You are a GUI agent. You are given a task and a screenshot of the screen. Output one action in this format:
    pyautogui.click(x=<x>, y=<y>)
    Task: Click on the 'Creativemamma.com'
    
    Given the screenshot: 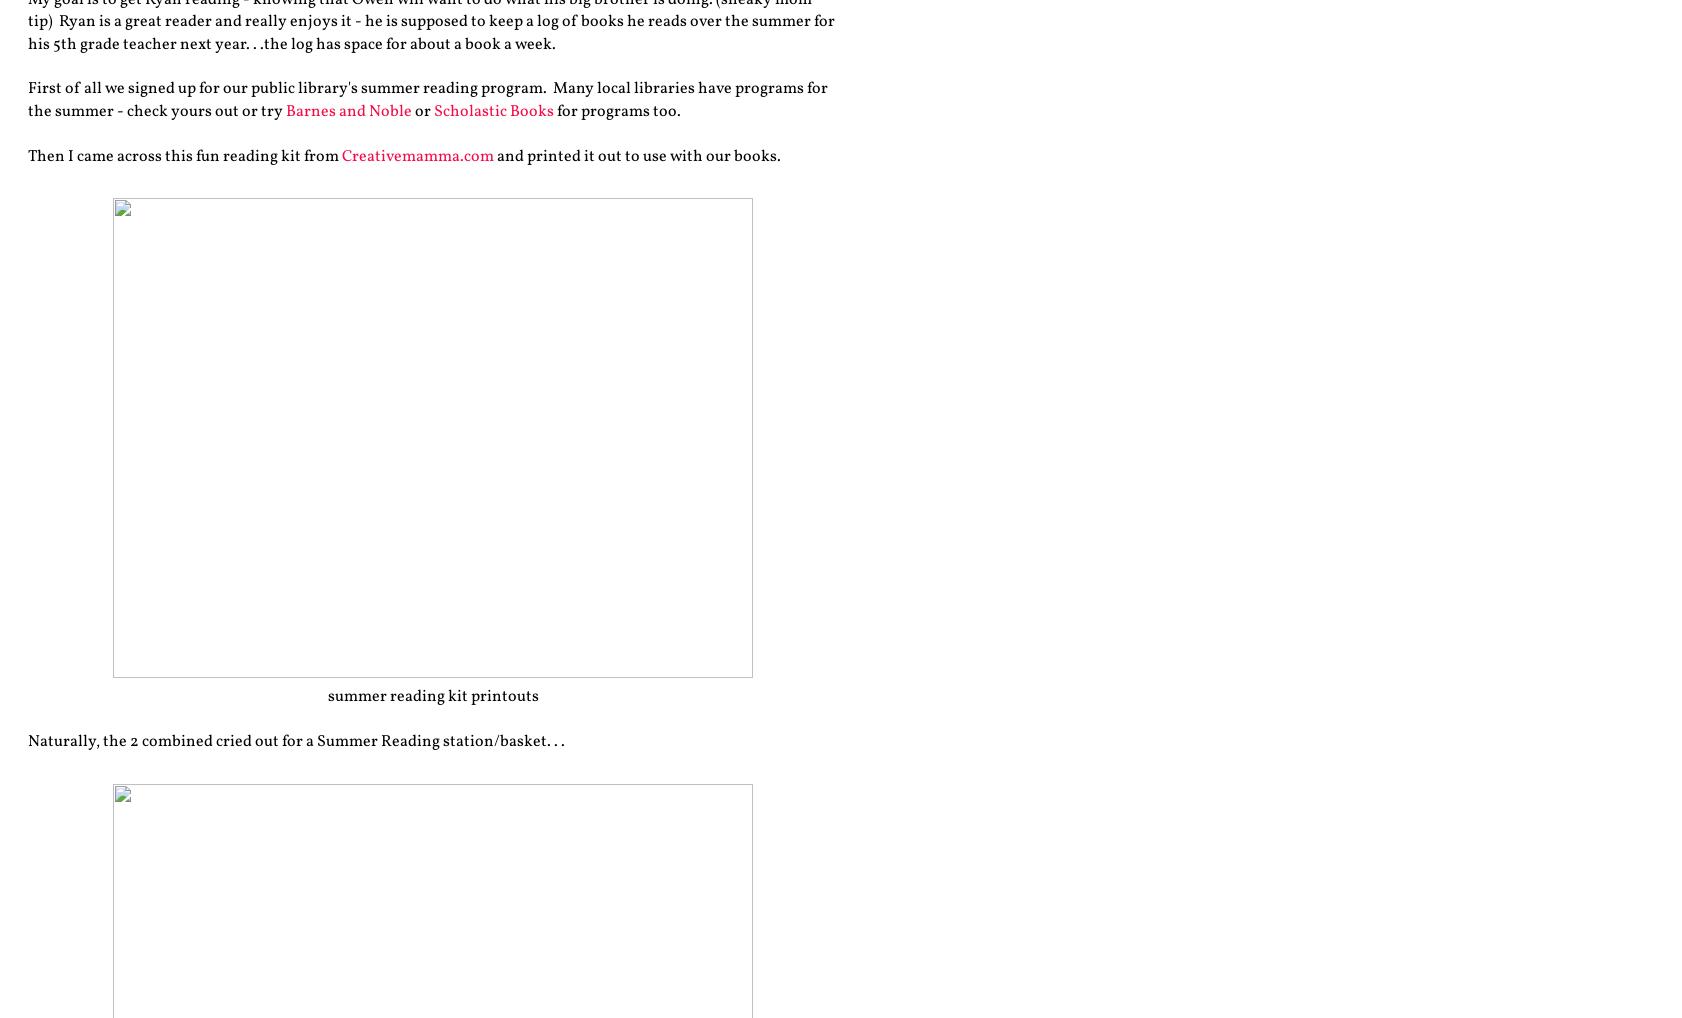 What is the action you would take?
    pyautogui.click(x=340, y=155)
    